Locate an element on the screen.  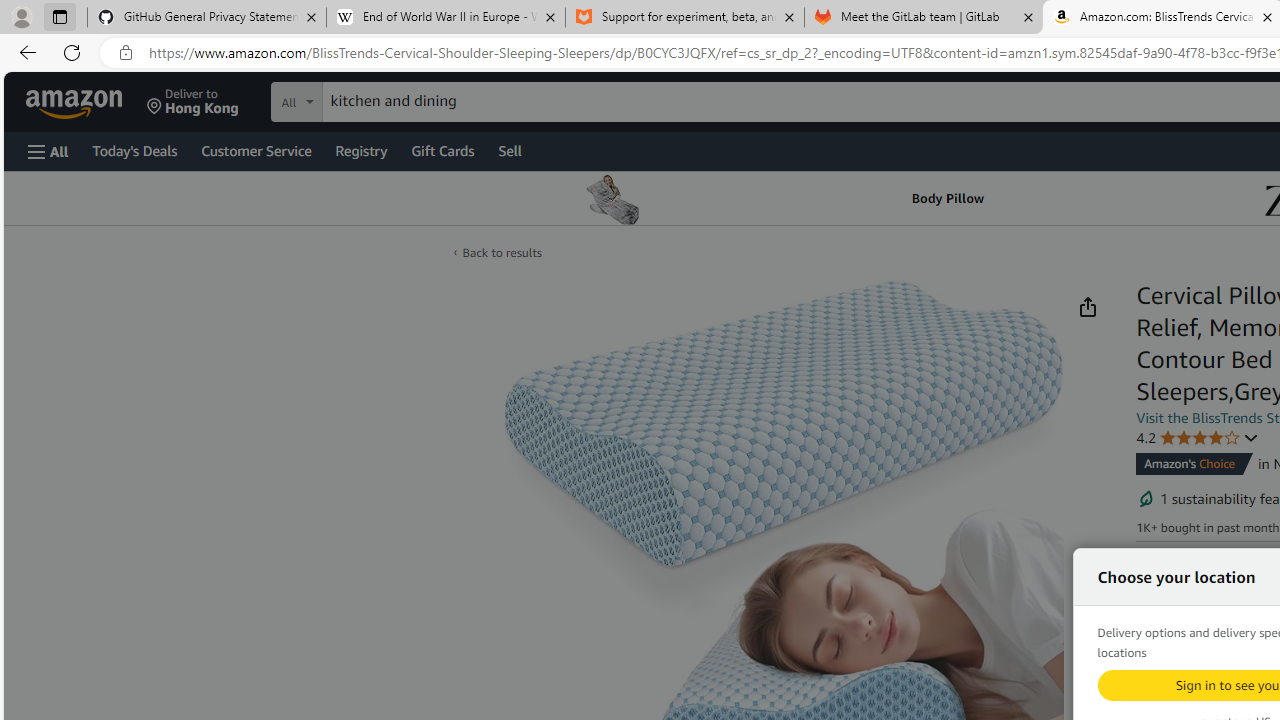
'Search in' is located at coordinates (371, 99).